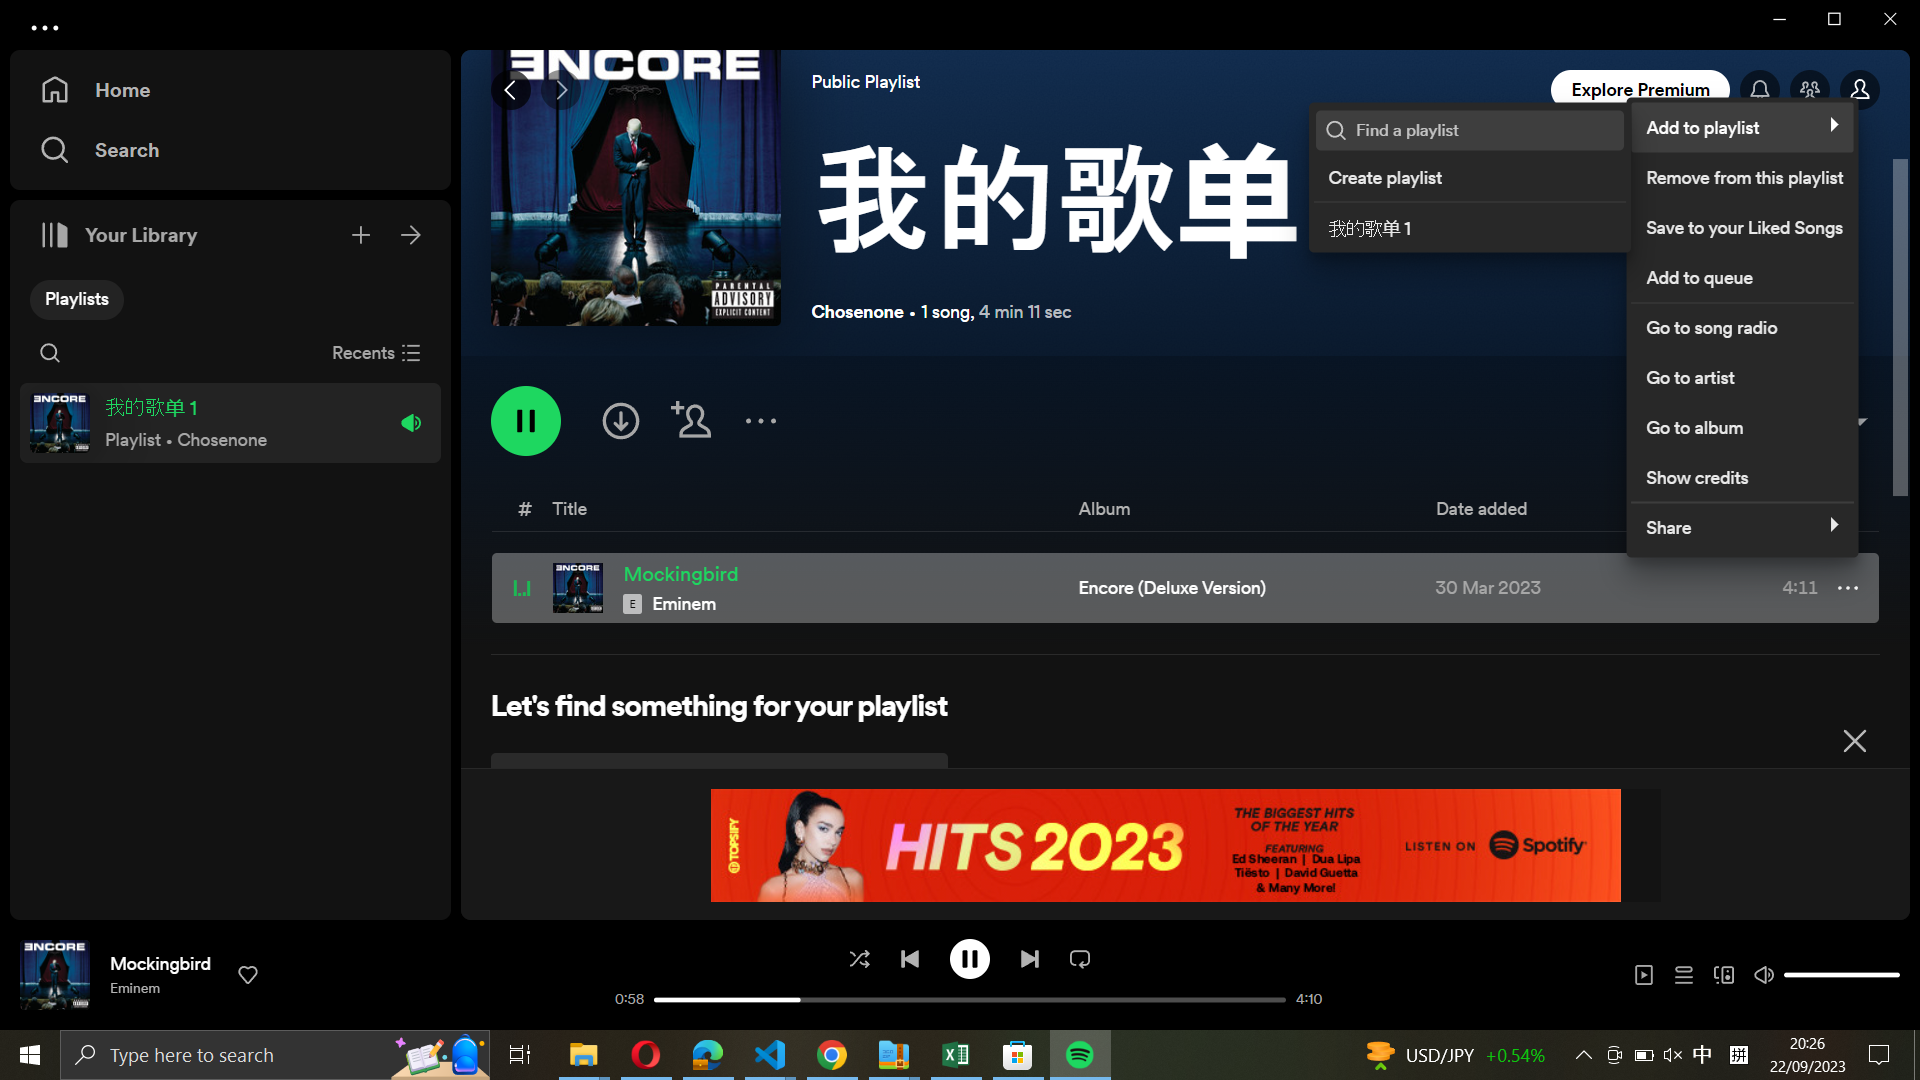  What do you see at coordinates (1740, 374) in the screenshot?
I see `the artist category` at bounding box center [1740, 374].